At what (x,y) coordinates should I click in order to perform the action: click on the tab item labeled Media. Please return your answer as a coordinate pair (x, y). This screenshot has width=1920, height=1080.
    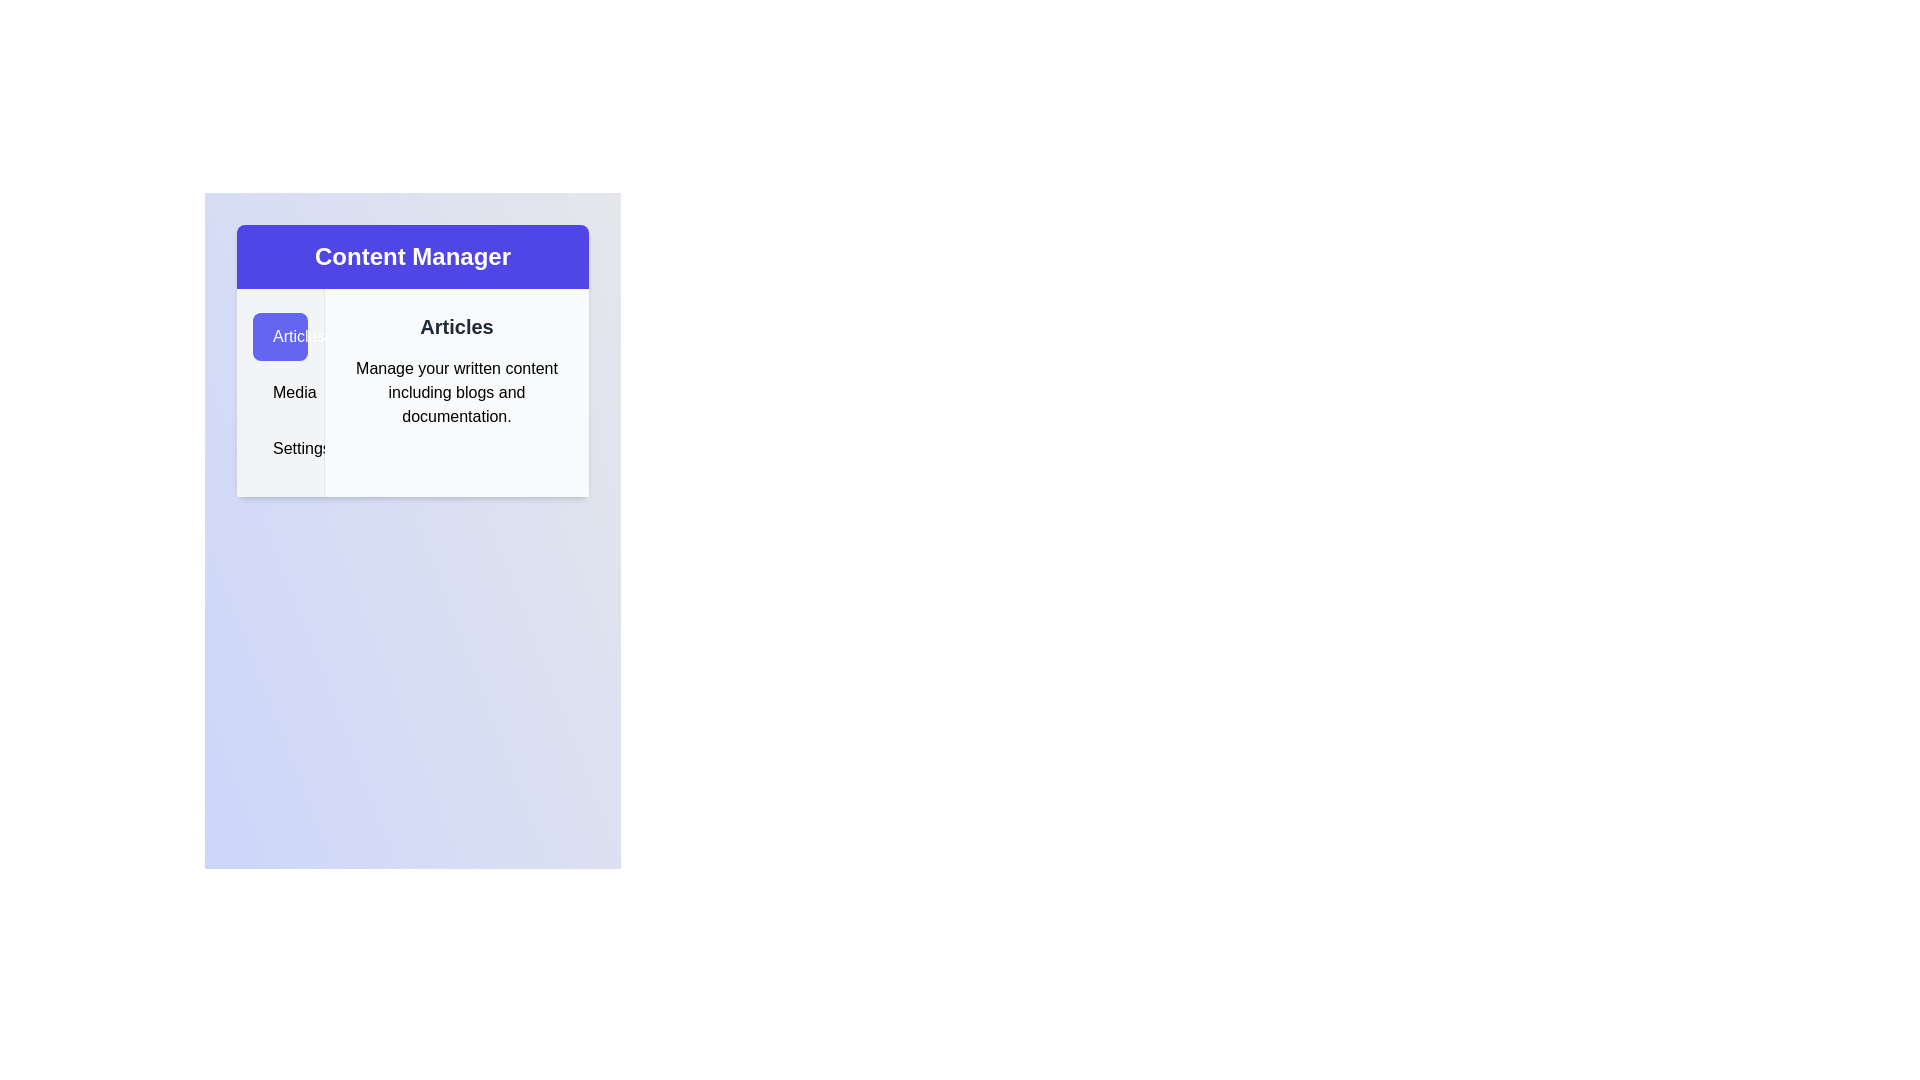
    Looking at the image, I should click on (279, 393).